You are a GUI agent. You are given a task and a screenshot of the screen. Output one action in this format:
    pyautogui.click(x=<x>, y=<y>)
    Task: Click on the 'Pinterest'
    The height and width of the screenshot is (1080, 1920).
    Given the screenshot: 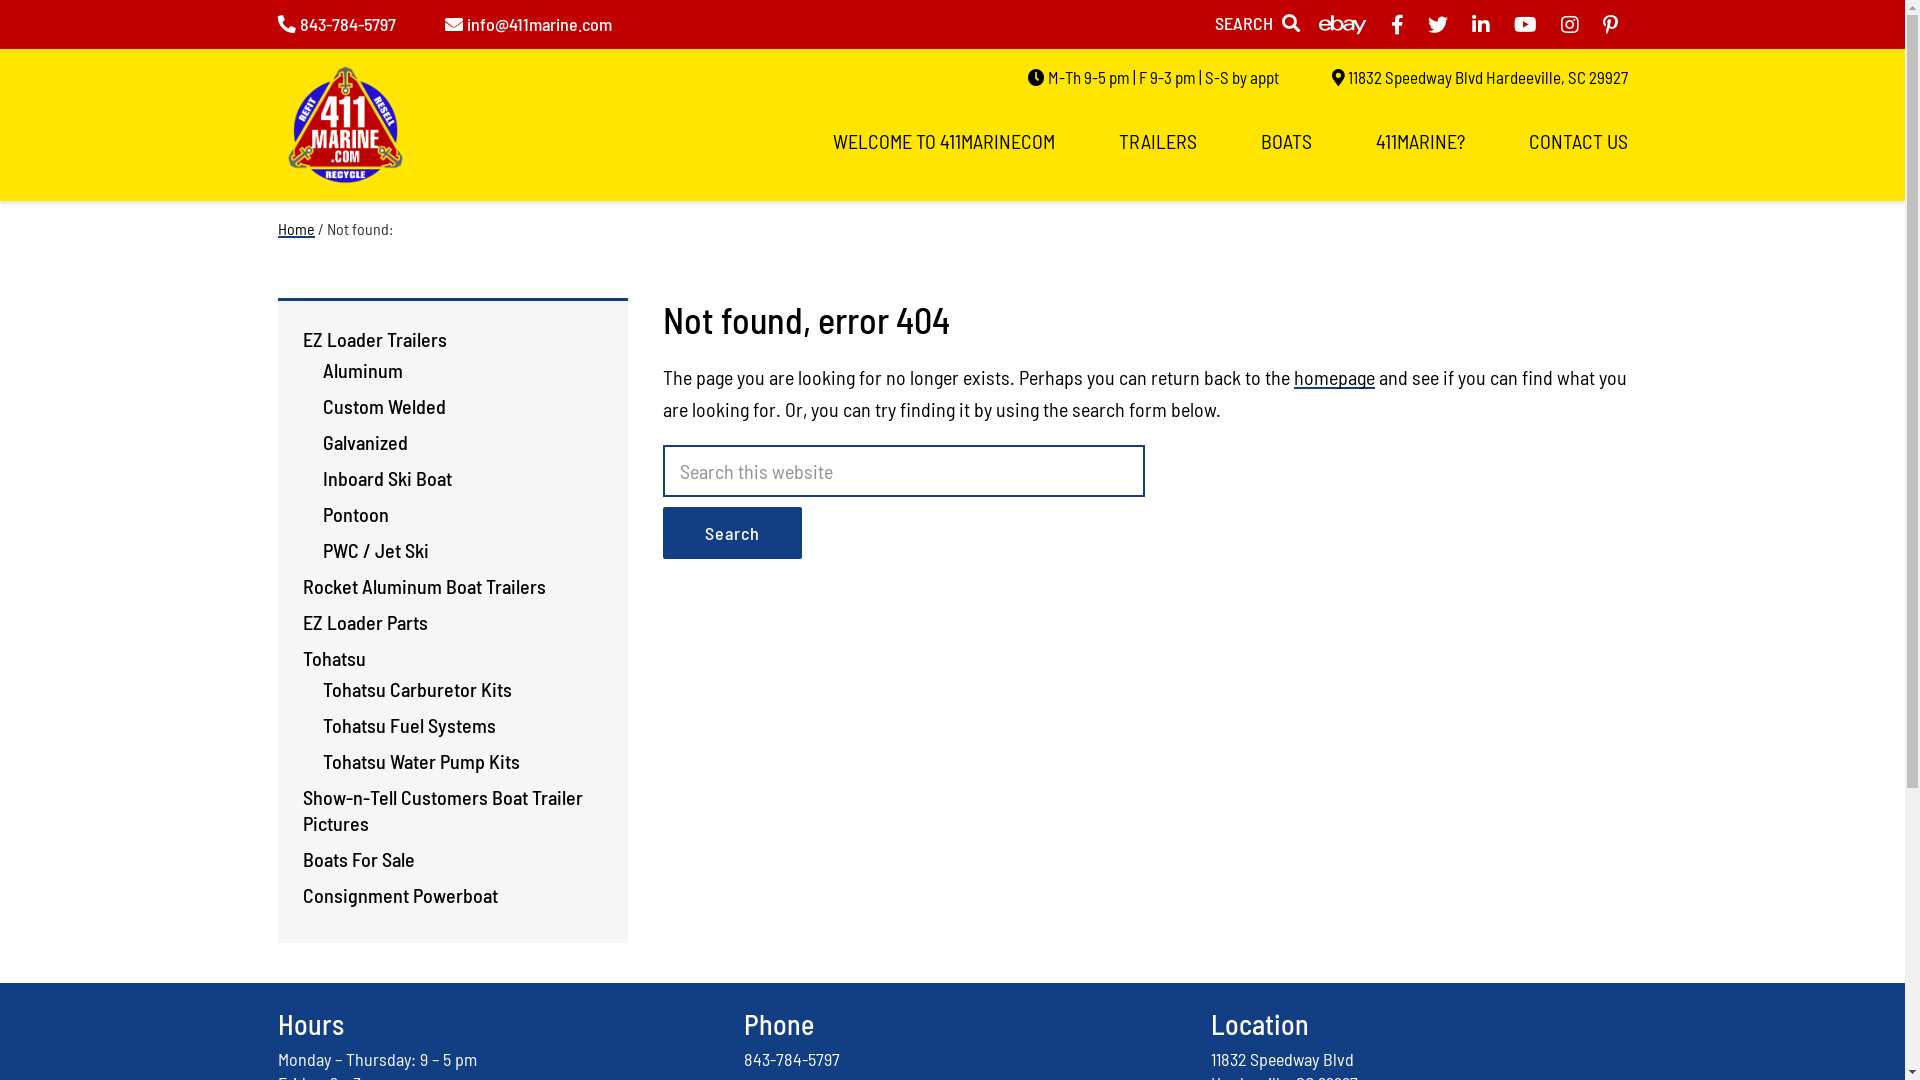 What is the action you would take?
    pyautogui.click(x=1602, y=24)
    